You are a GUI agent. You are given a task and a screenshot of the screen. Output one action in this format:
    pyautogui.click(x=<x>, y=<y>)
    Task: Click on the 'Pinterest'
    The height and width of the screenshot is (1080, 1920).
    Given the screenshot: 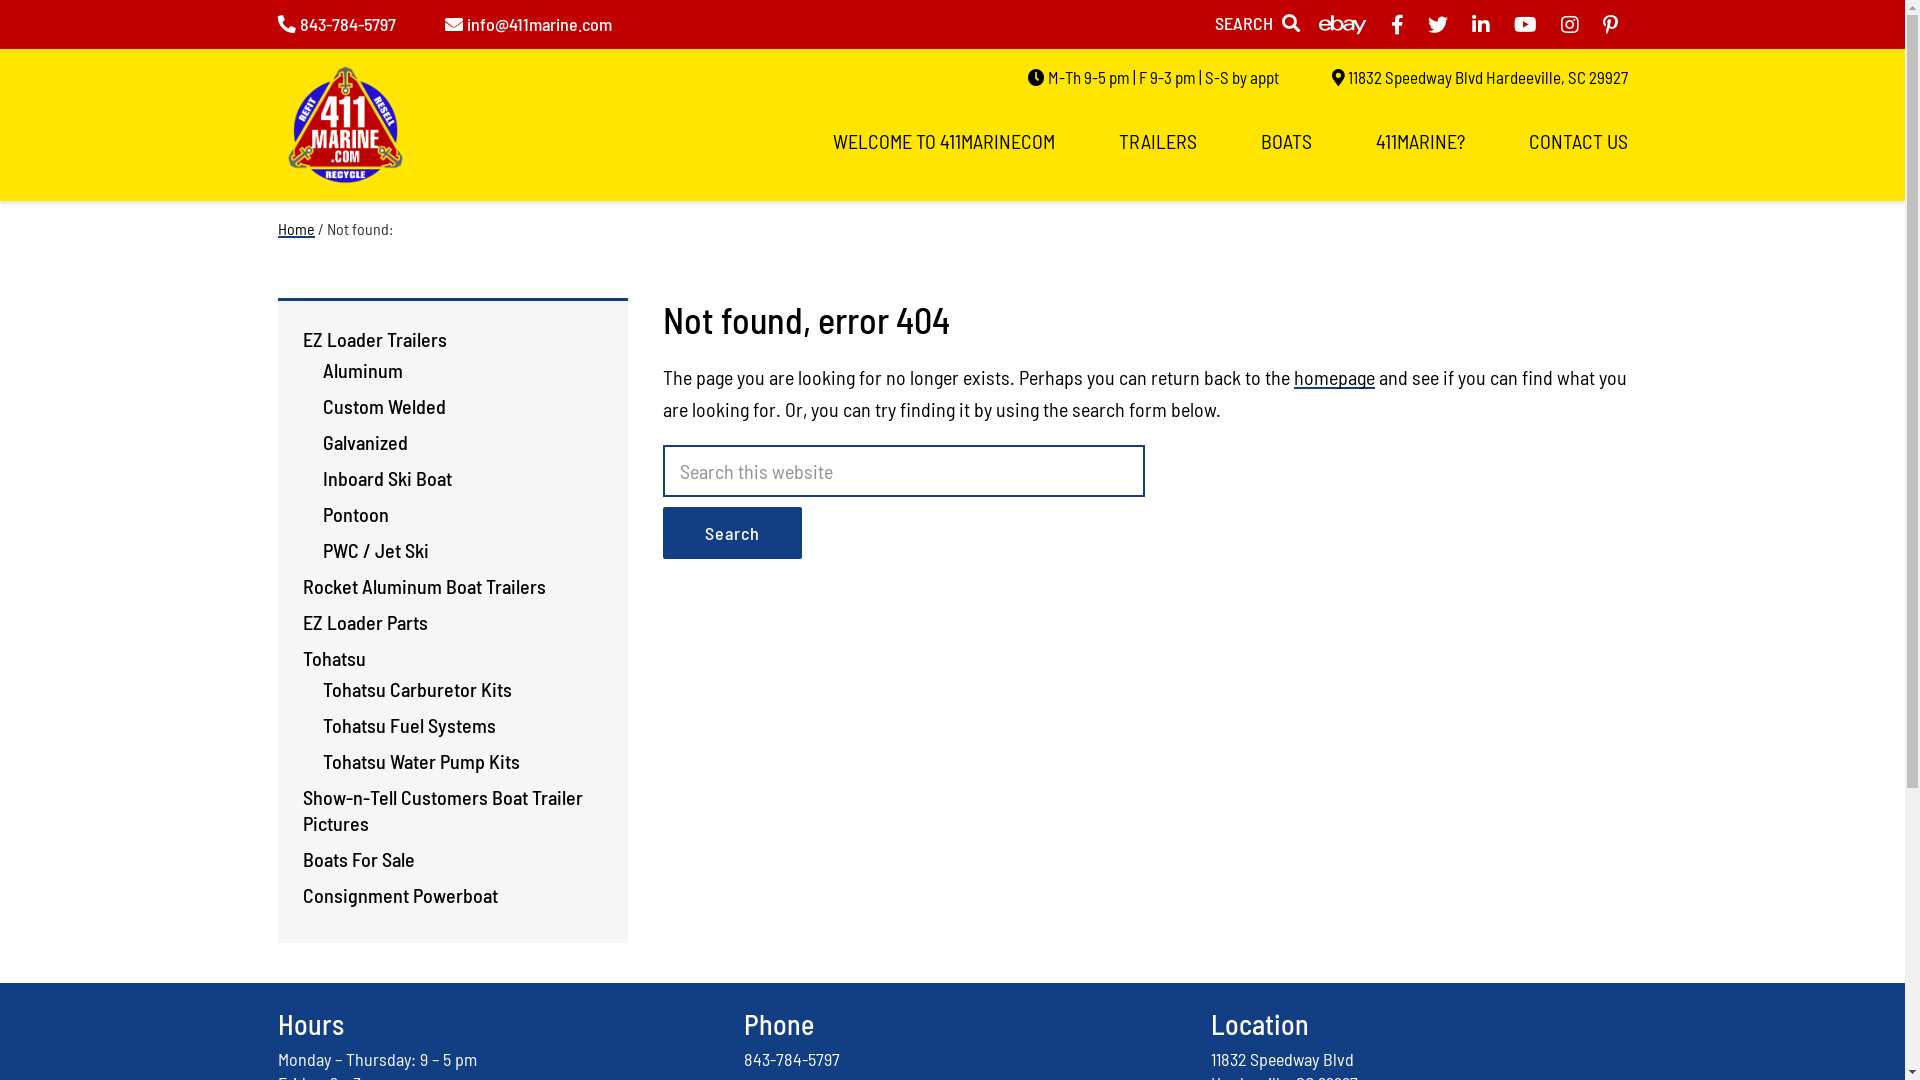 What is the action you would take?
    pyautogui.click(x=1602, y=24)
    